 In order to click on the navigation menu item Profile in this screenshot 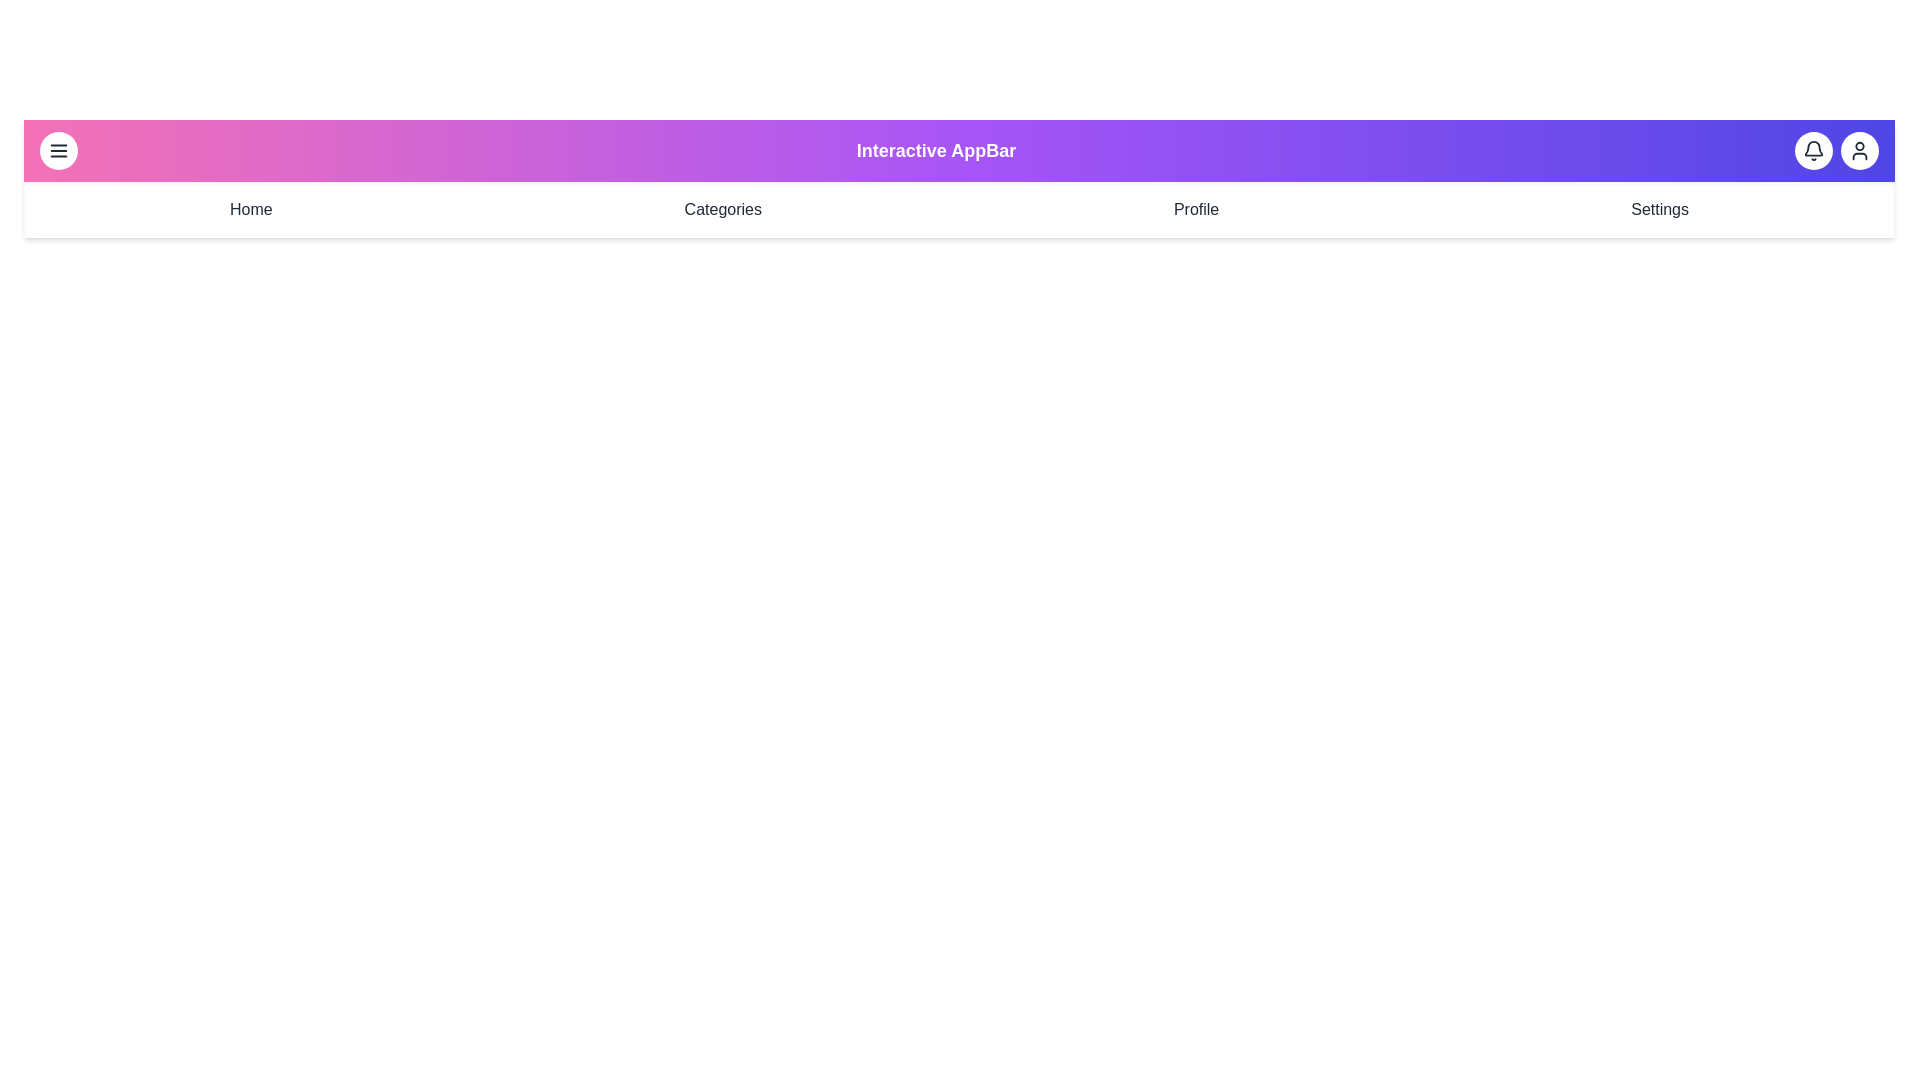, I will do `click(1196, 209)`.